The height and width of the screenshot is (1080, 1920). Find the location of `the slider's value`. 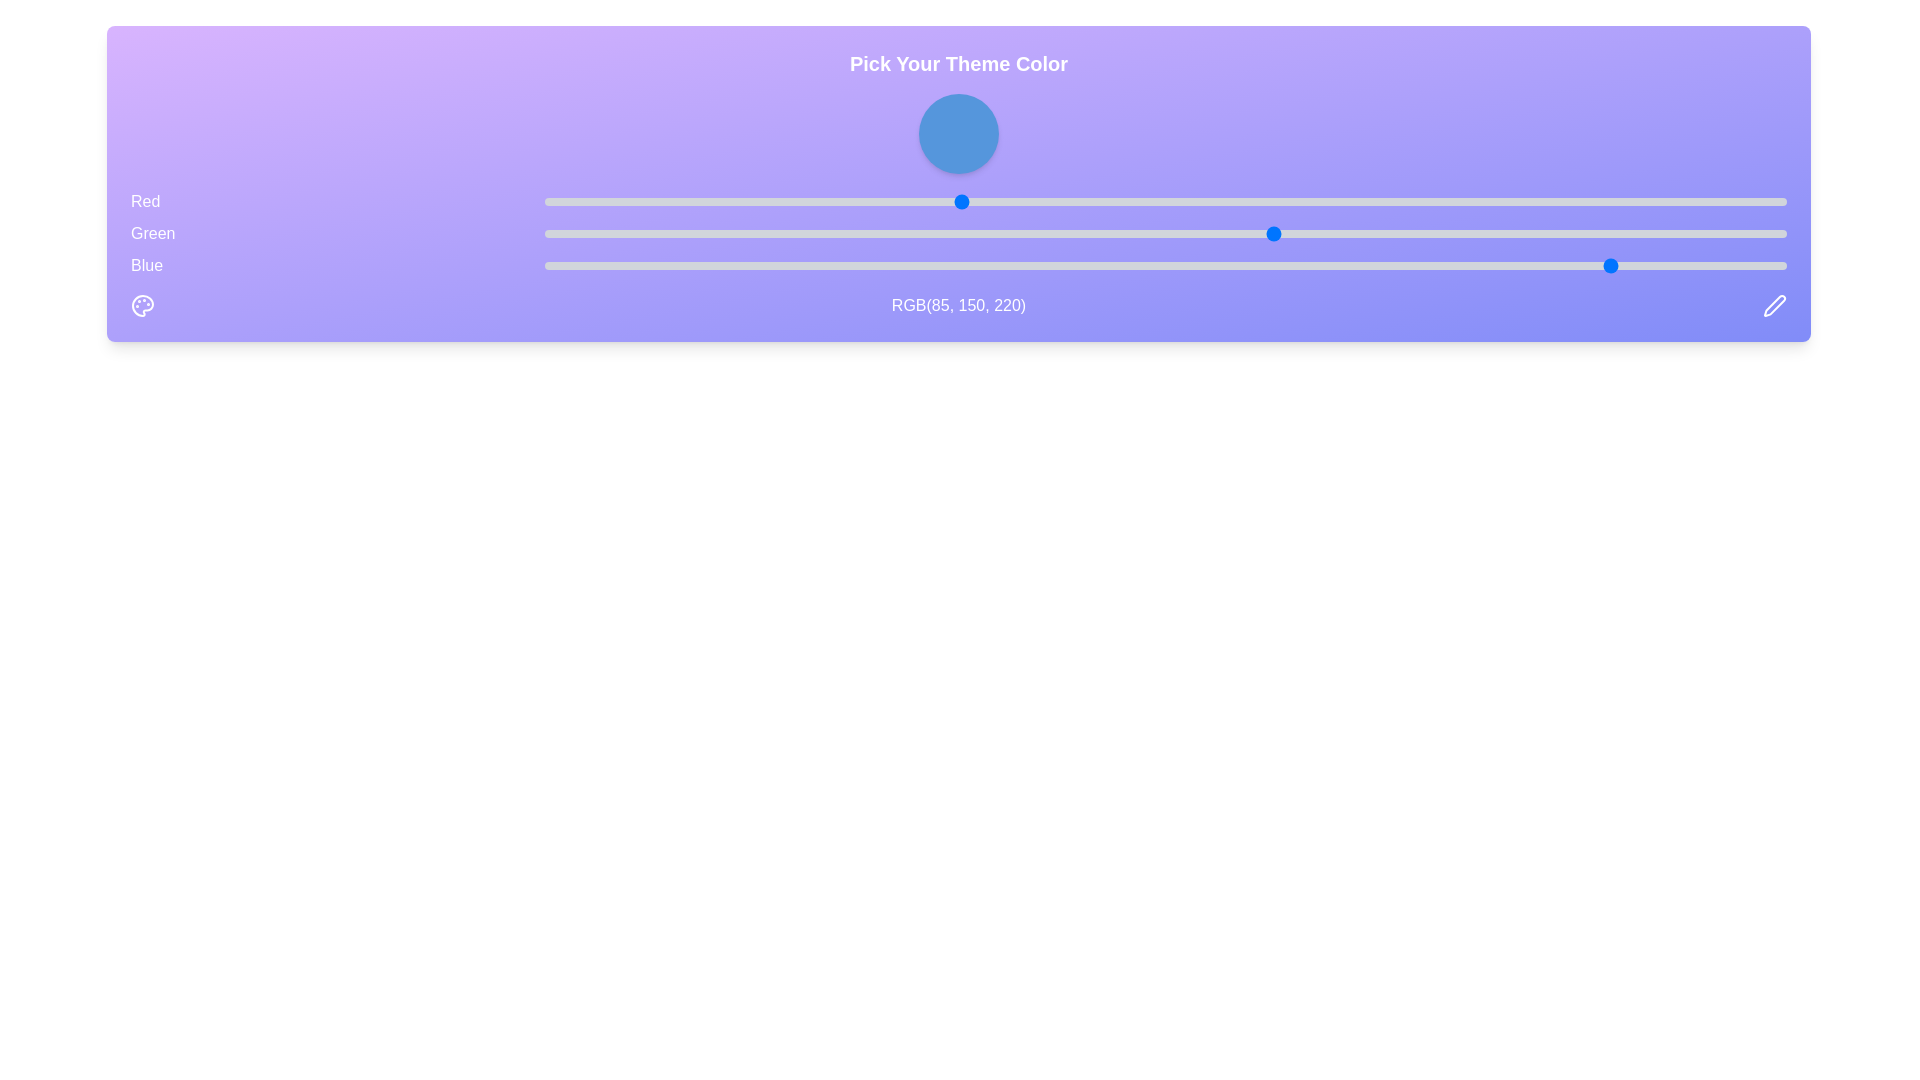

the slider's value is located at coordinates (1032, 201).